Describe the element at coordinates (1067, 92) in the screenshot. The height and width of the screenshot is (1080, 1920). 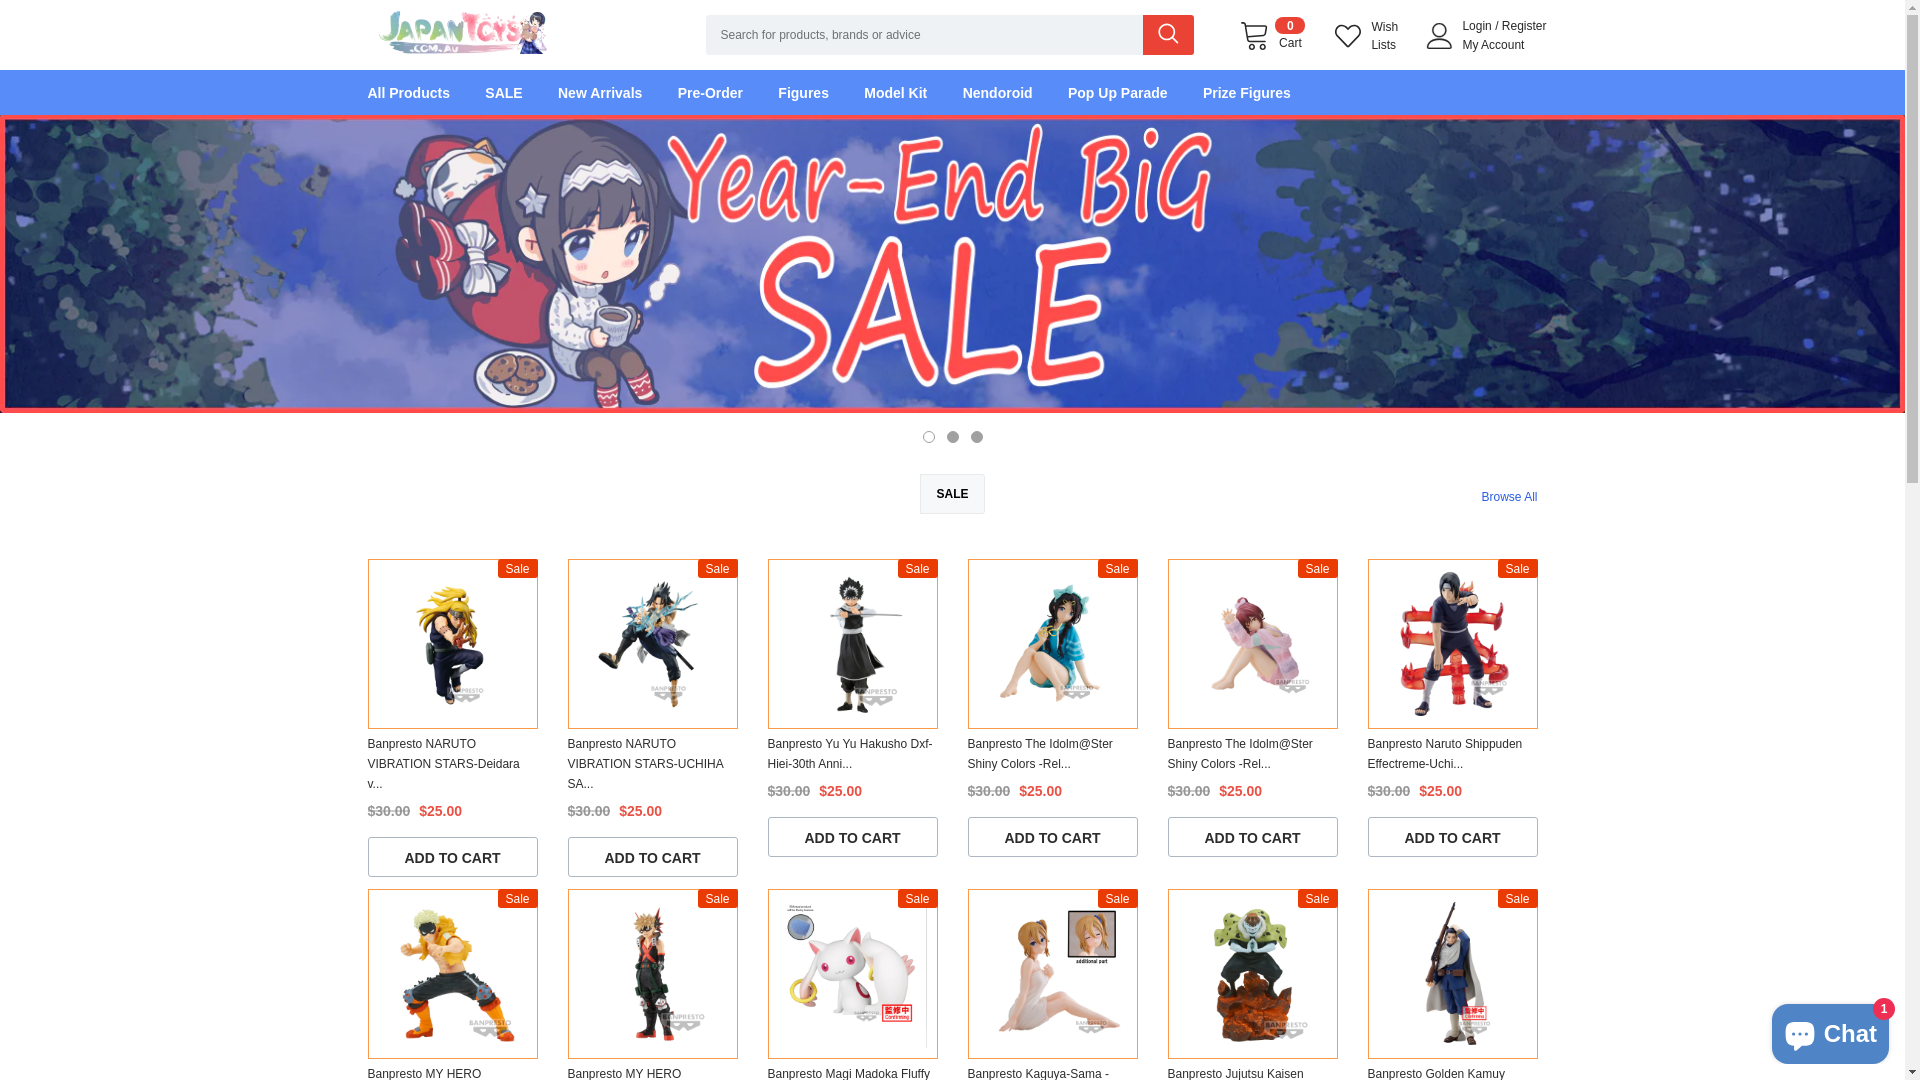
I see `'Pop Up Parade'` at that location.